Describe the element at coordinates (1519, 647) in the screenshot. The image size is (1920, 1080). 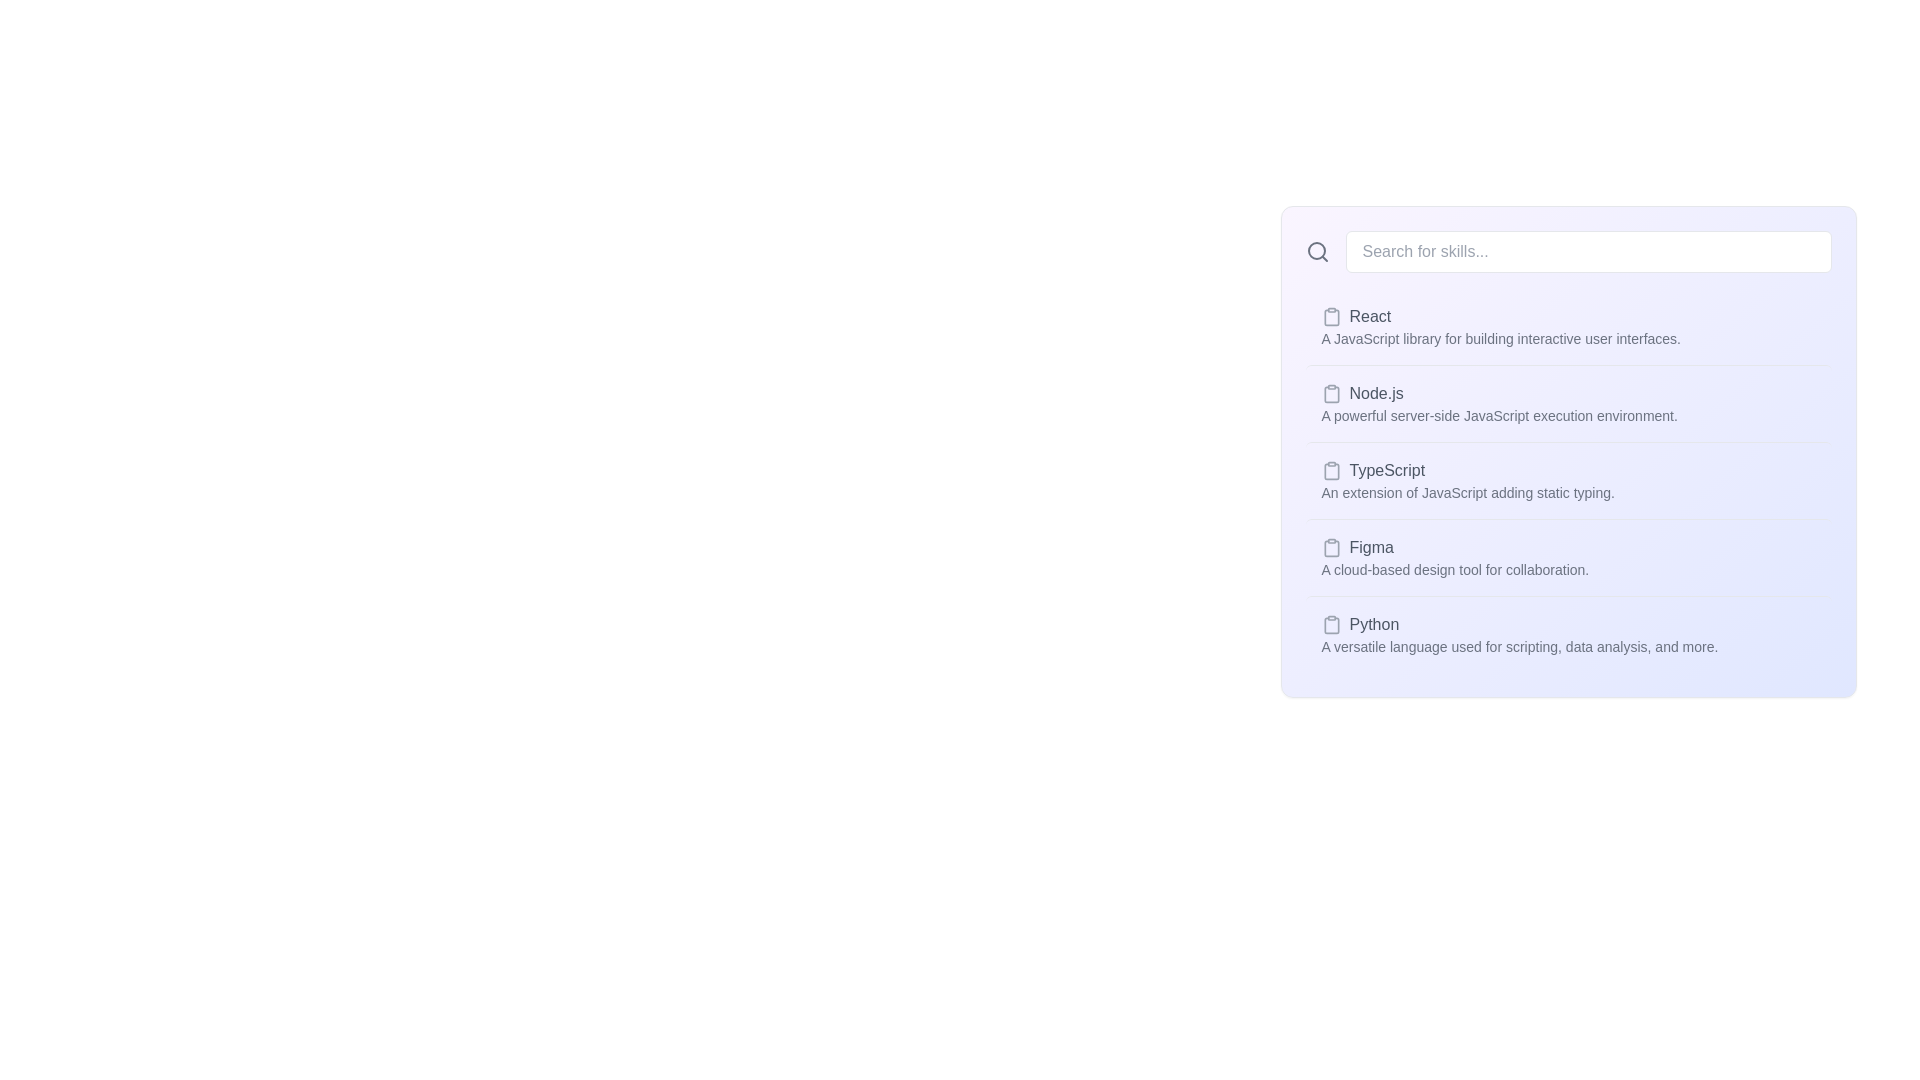
I see `the text label displaying the description 'A versatile language used for scripting, data analysis, and more.' located below the title 'Python'` at that location.